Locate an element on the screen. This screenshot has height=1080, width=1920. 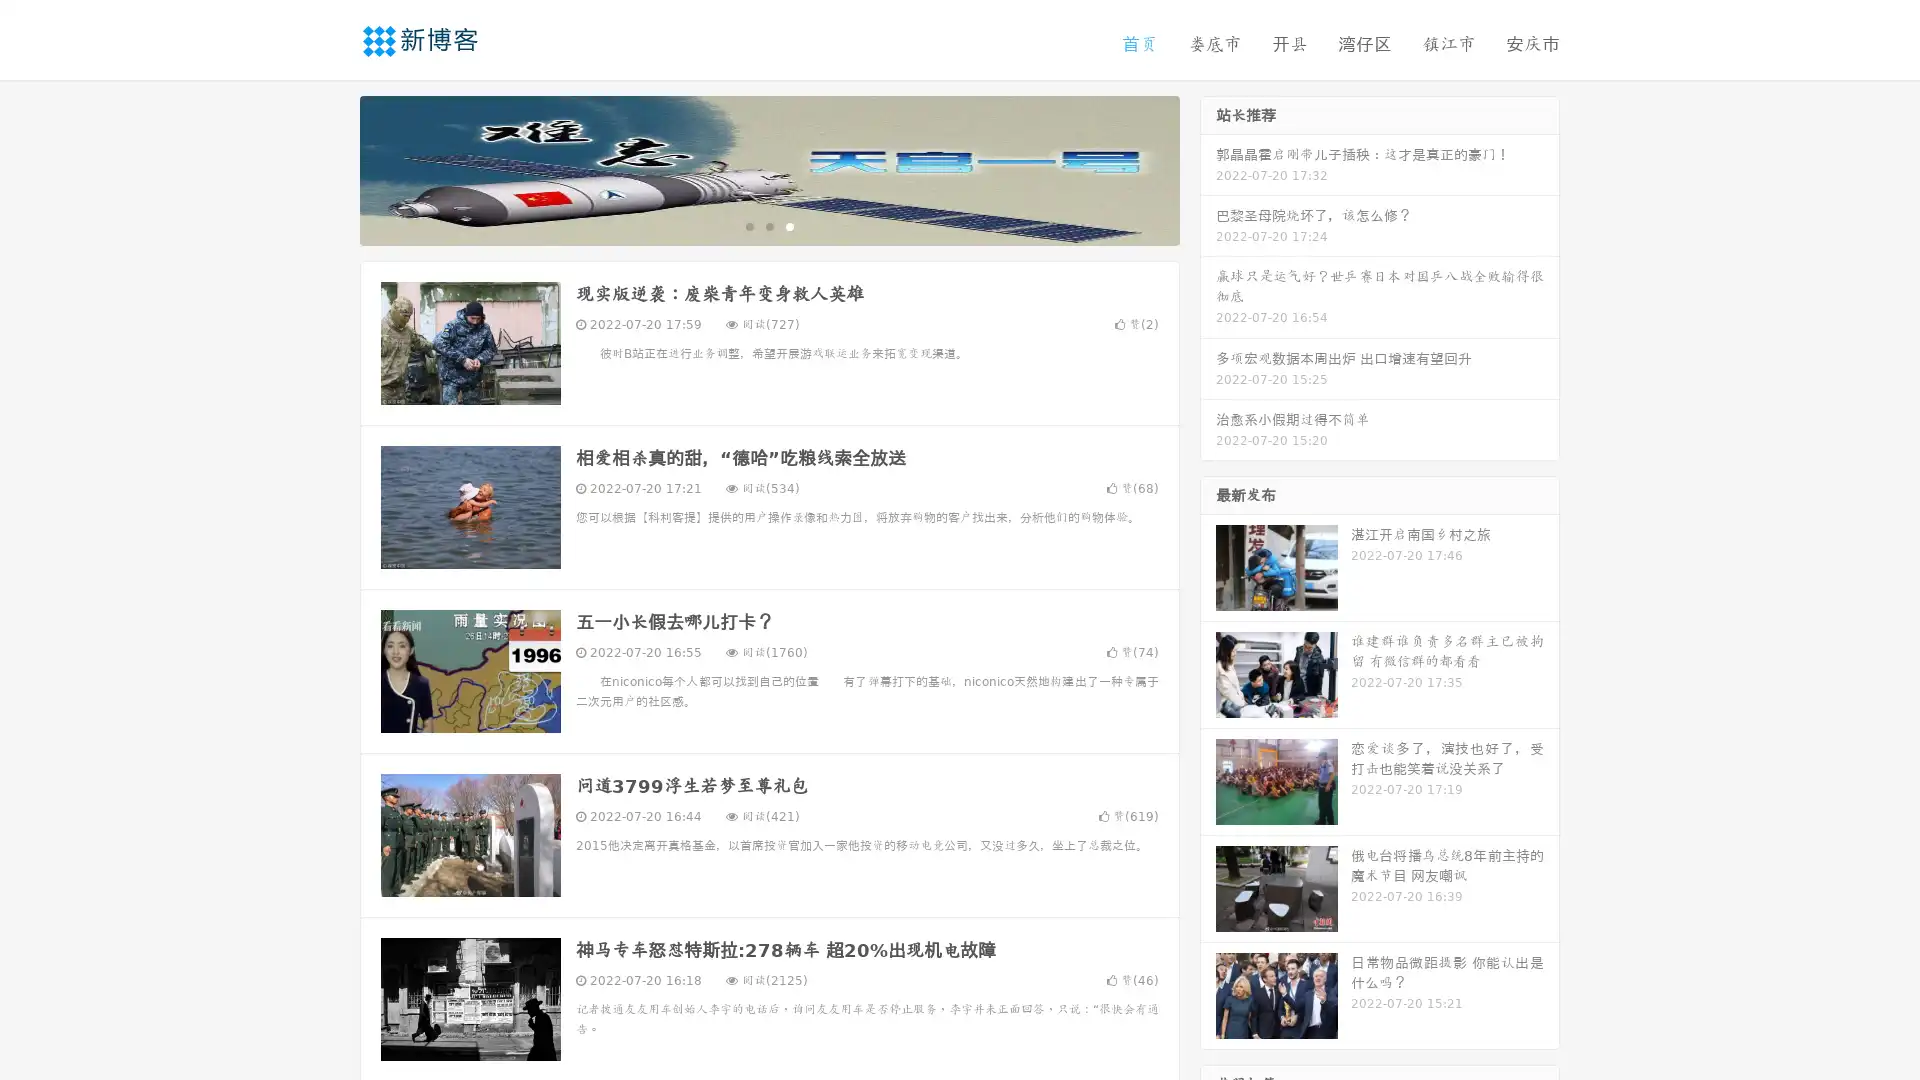
Next slide is located at coordinates (1208, 168).